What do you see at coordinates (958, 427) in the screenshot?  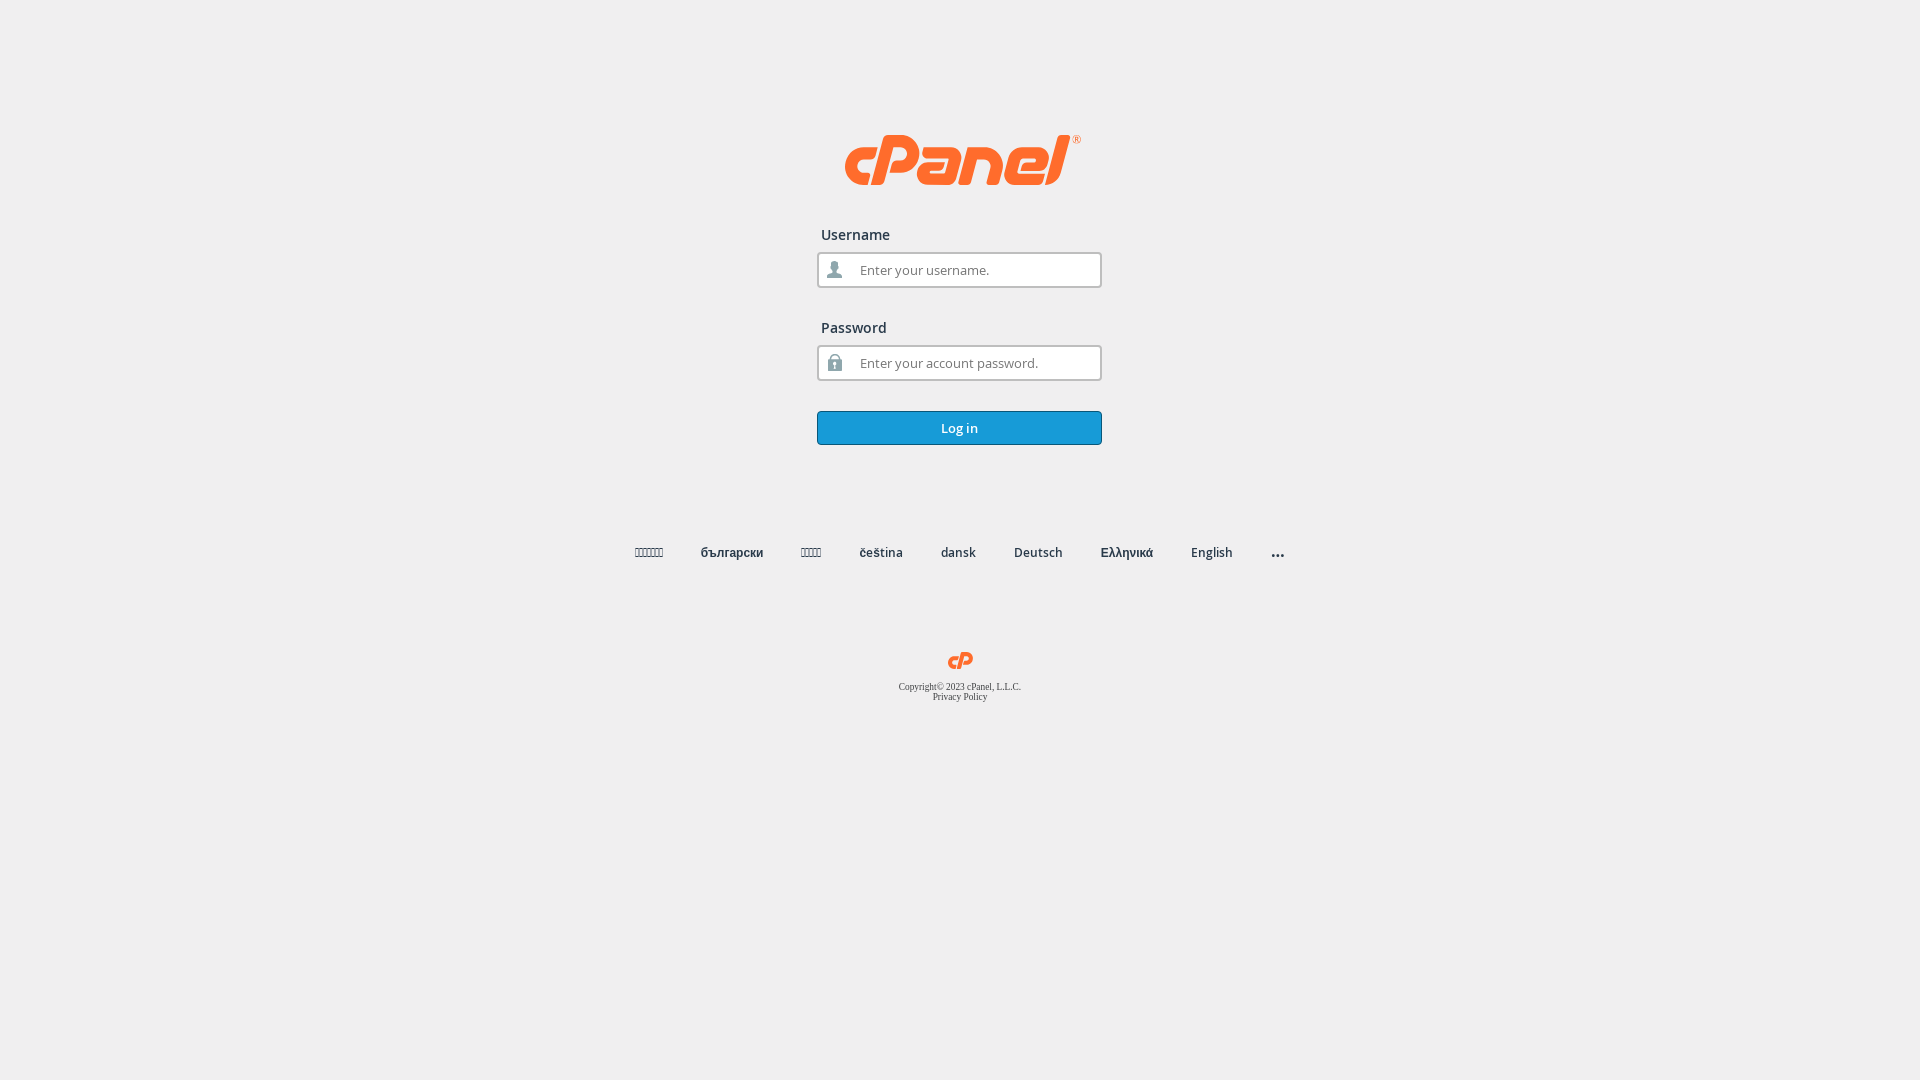 I see `'Log in'` at bounding box center [958, 427].